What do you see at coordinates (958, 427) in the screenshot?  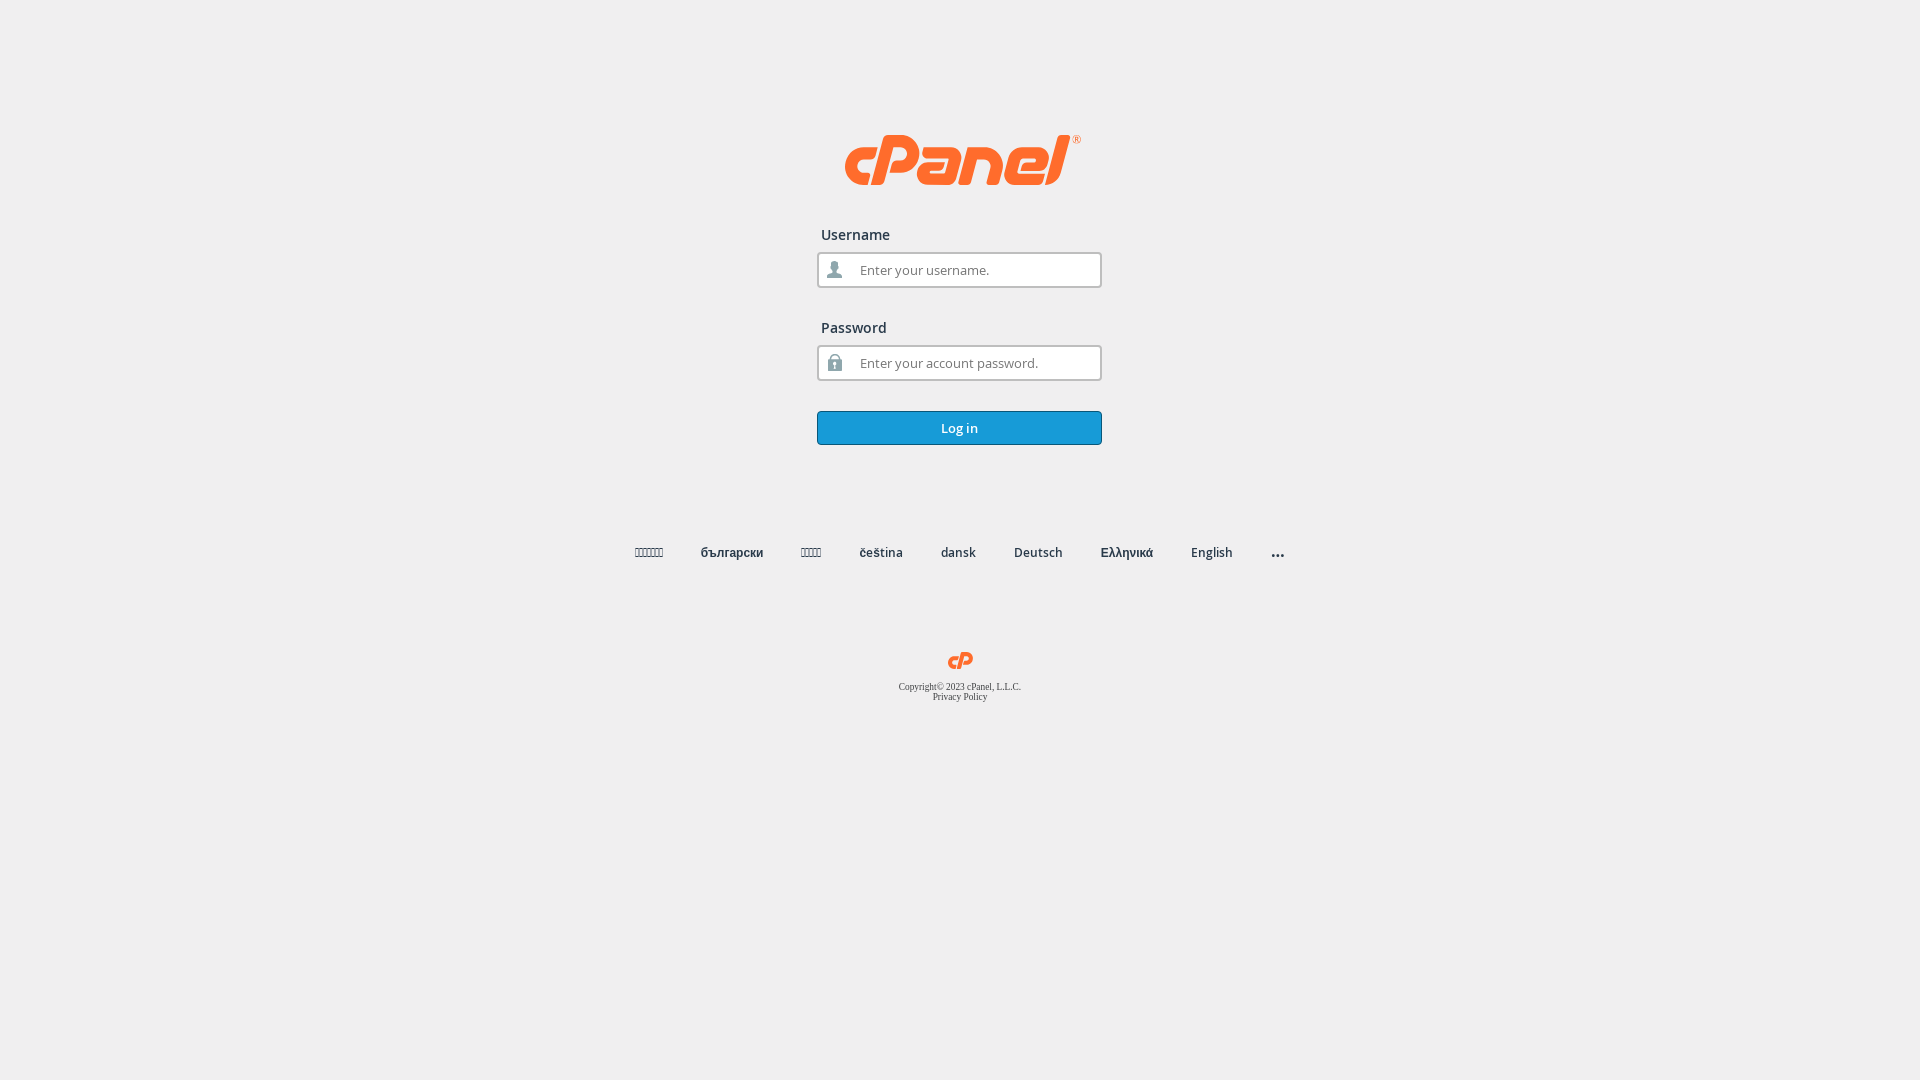 I see `'Log in'` at bounding box center [958, 427].